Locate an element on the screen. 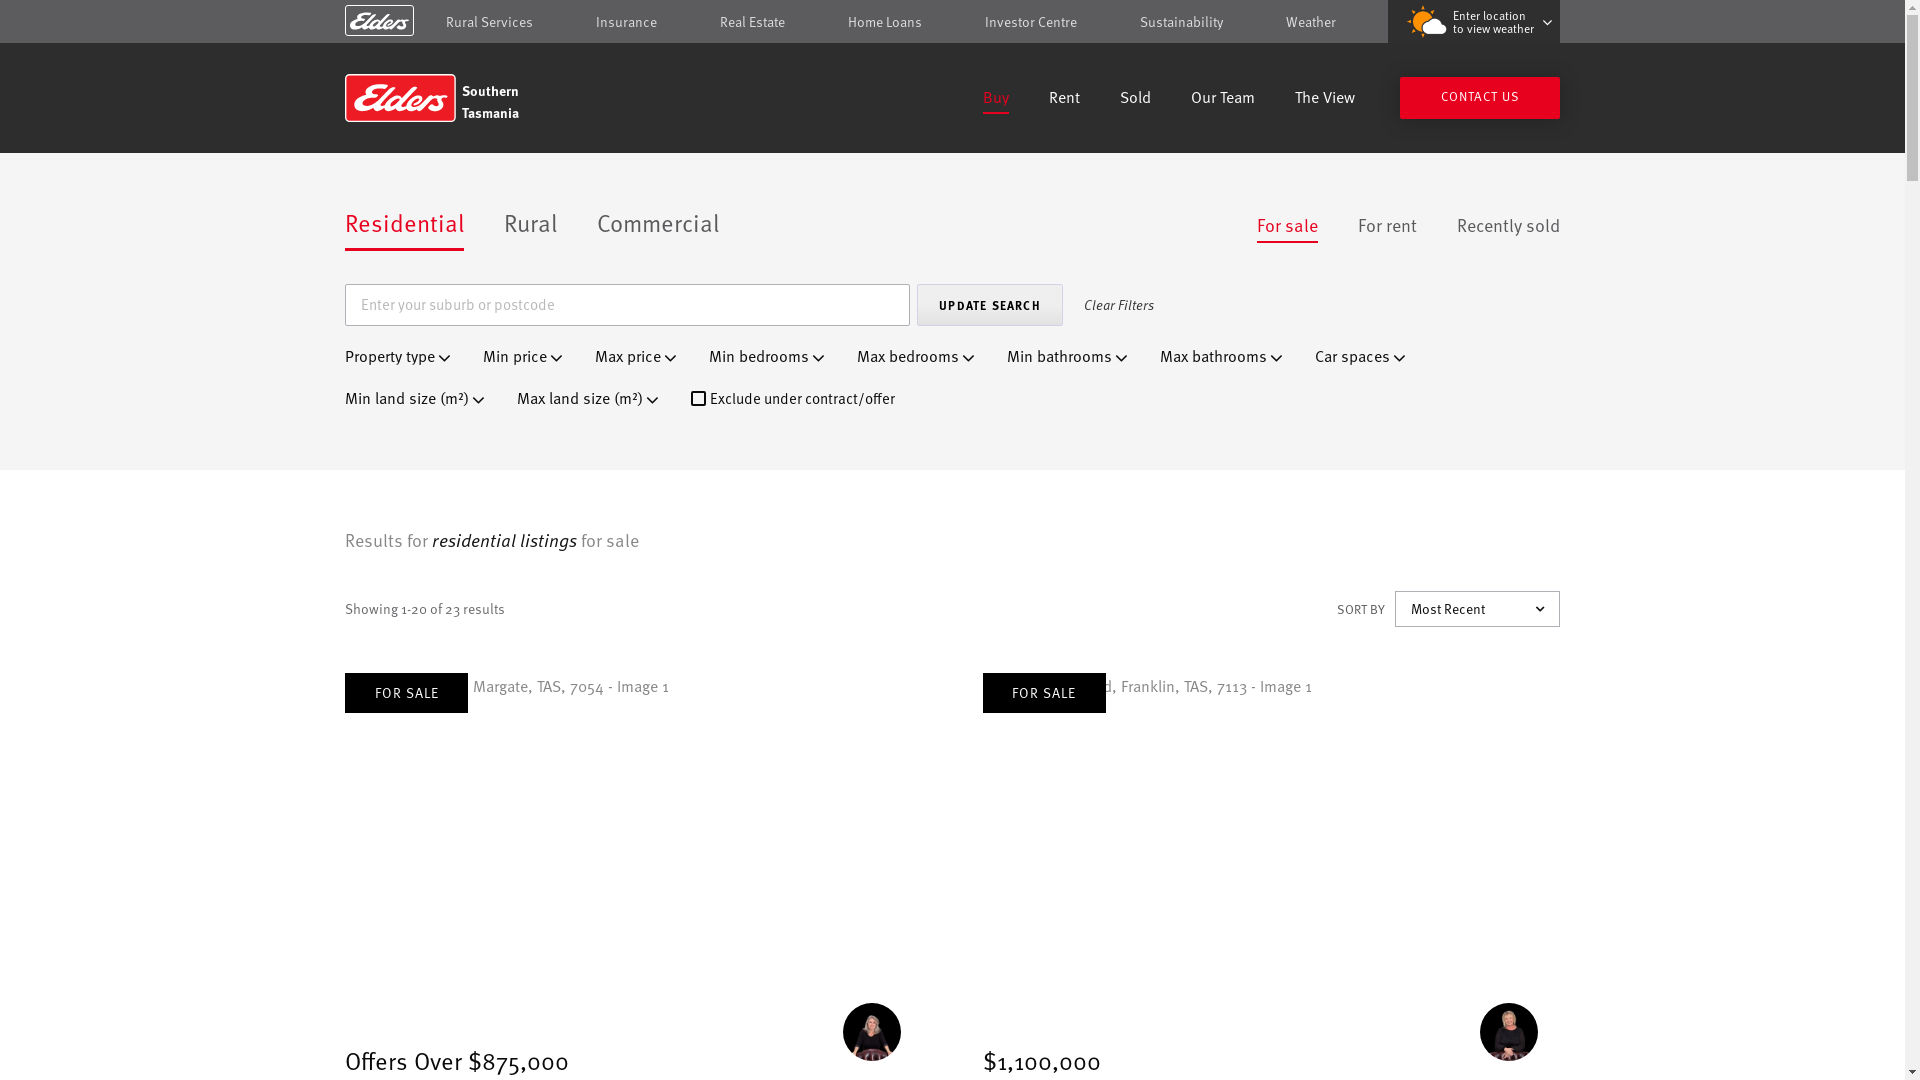  'Residential' is located at coordinates (345, 223).